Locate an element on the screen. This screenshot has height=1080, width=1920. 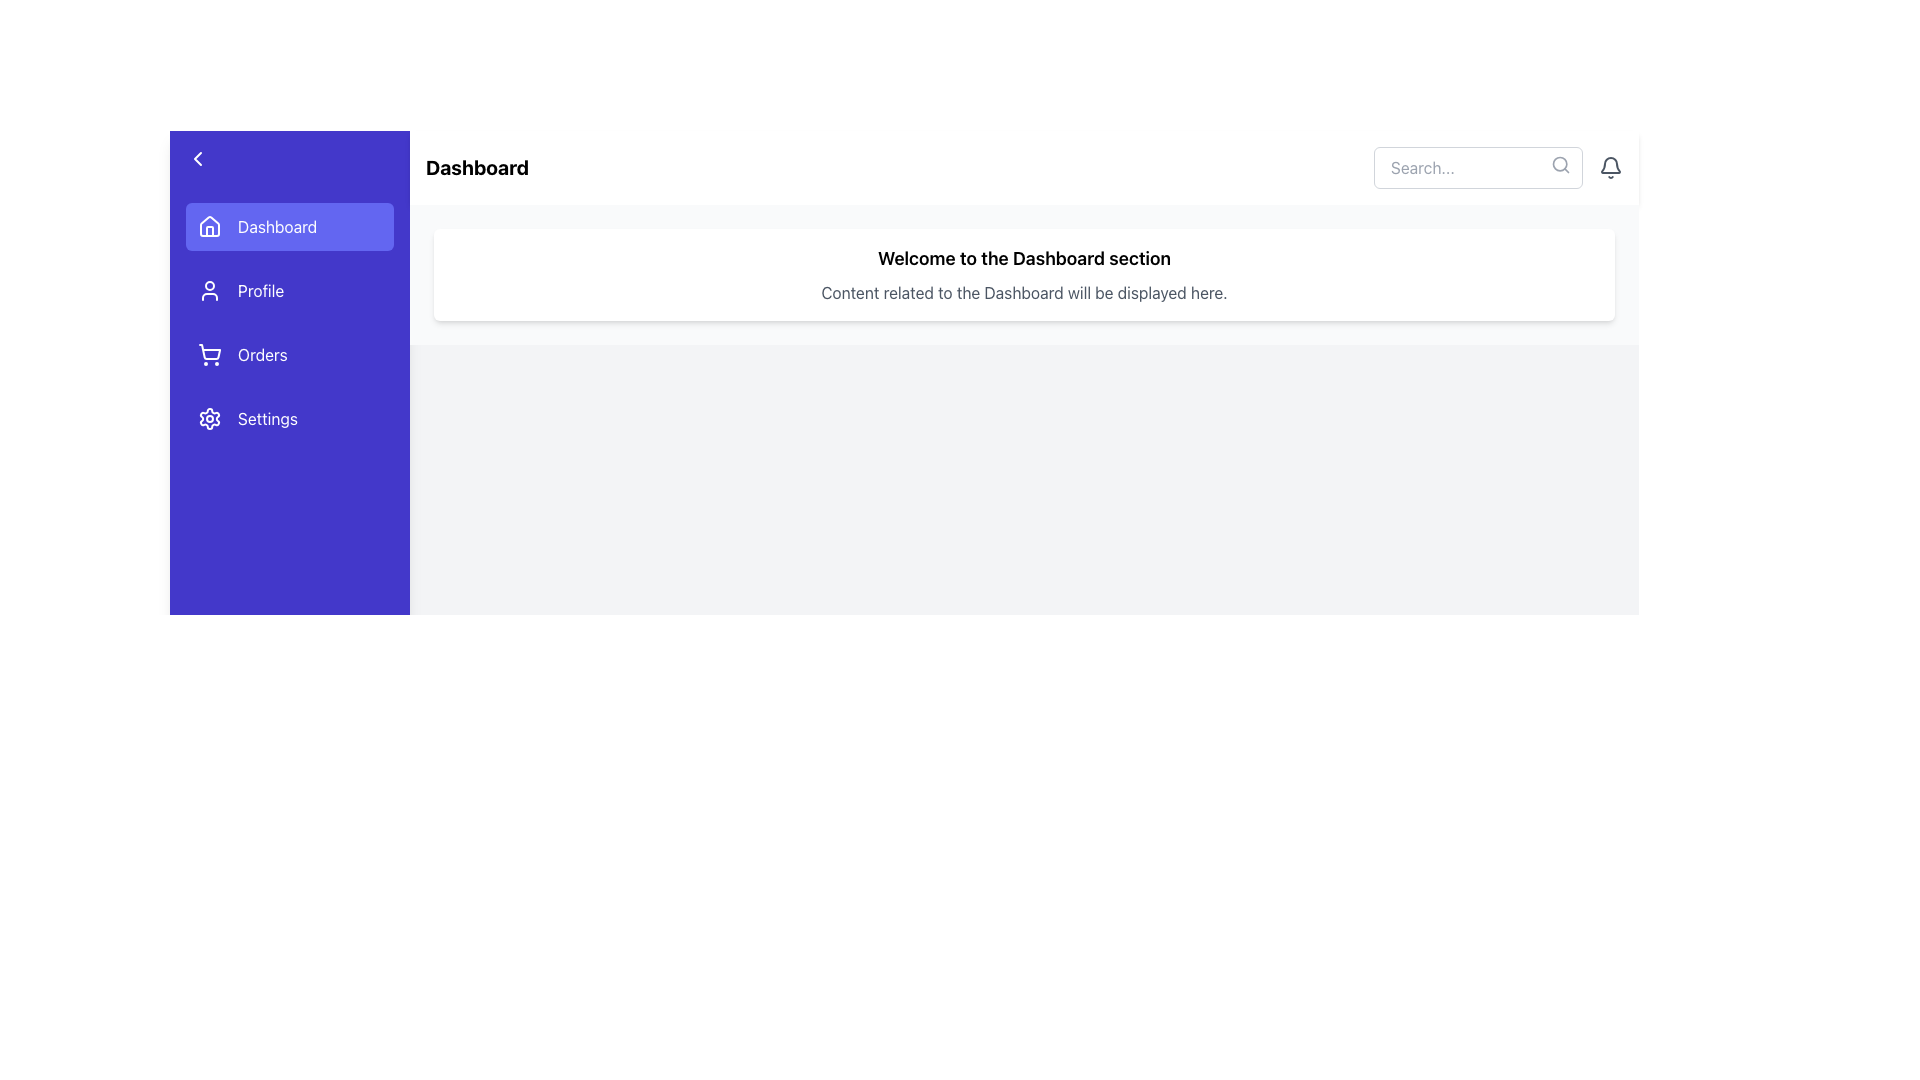
the chevron arrow icon located in the top section of the vertical menu bar on the left-hand side is located at coordinates (197, 157).